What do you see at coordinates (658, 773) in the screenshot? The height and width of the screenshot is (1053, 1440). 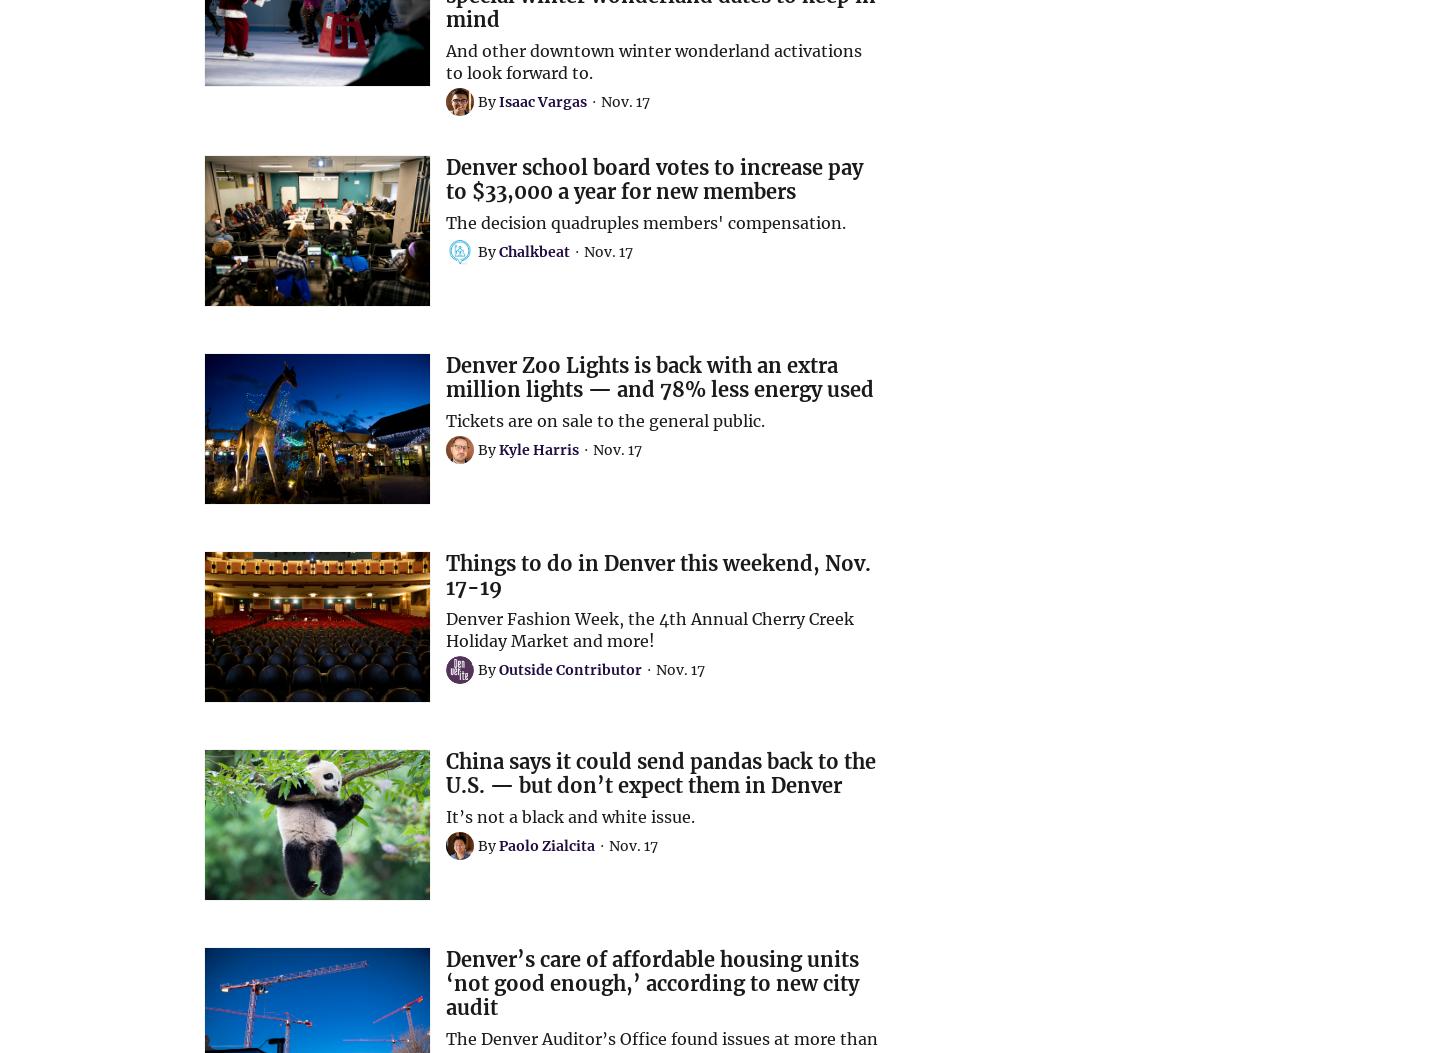 I see `'China says it could send pandas back to the U.S. — but don’t expect them in Denver'` at bounding box center [658, 773].